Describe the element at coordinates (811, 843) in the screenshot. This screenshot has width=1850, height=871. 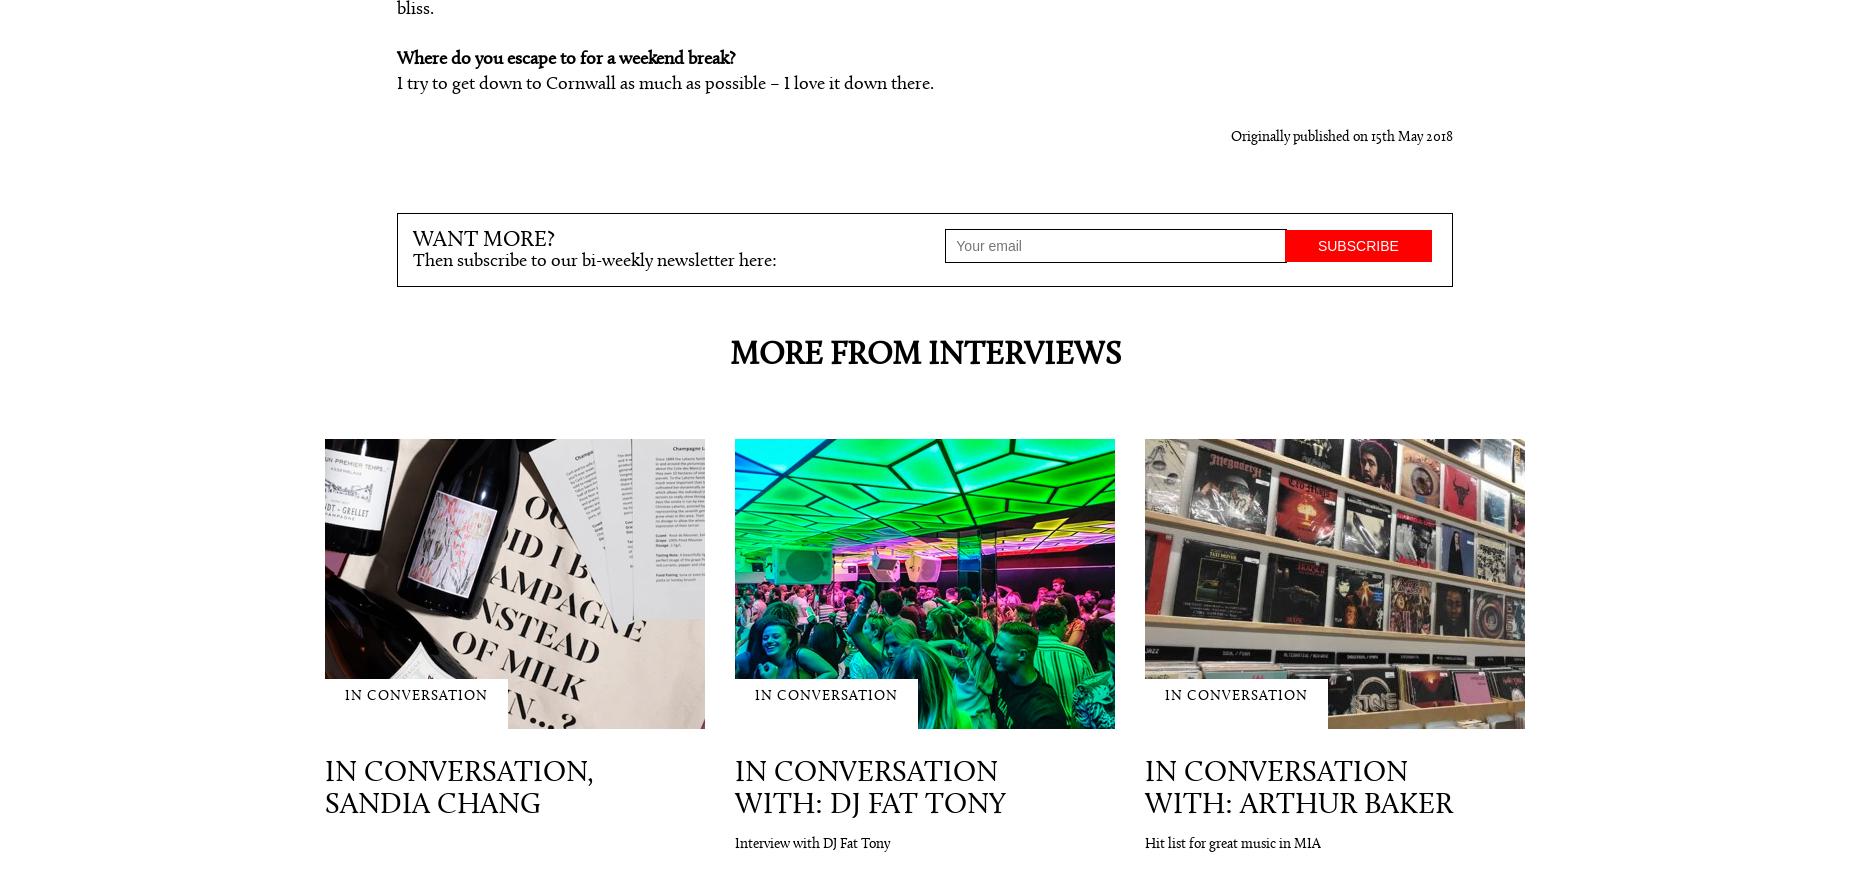
I see `'Interview with DJ Fat Tony'` at that location.